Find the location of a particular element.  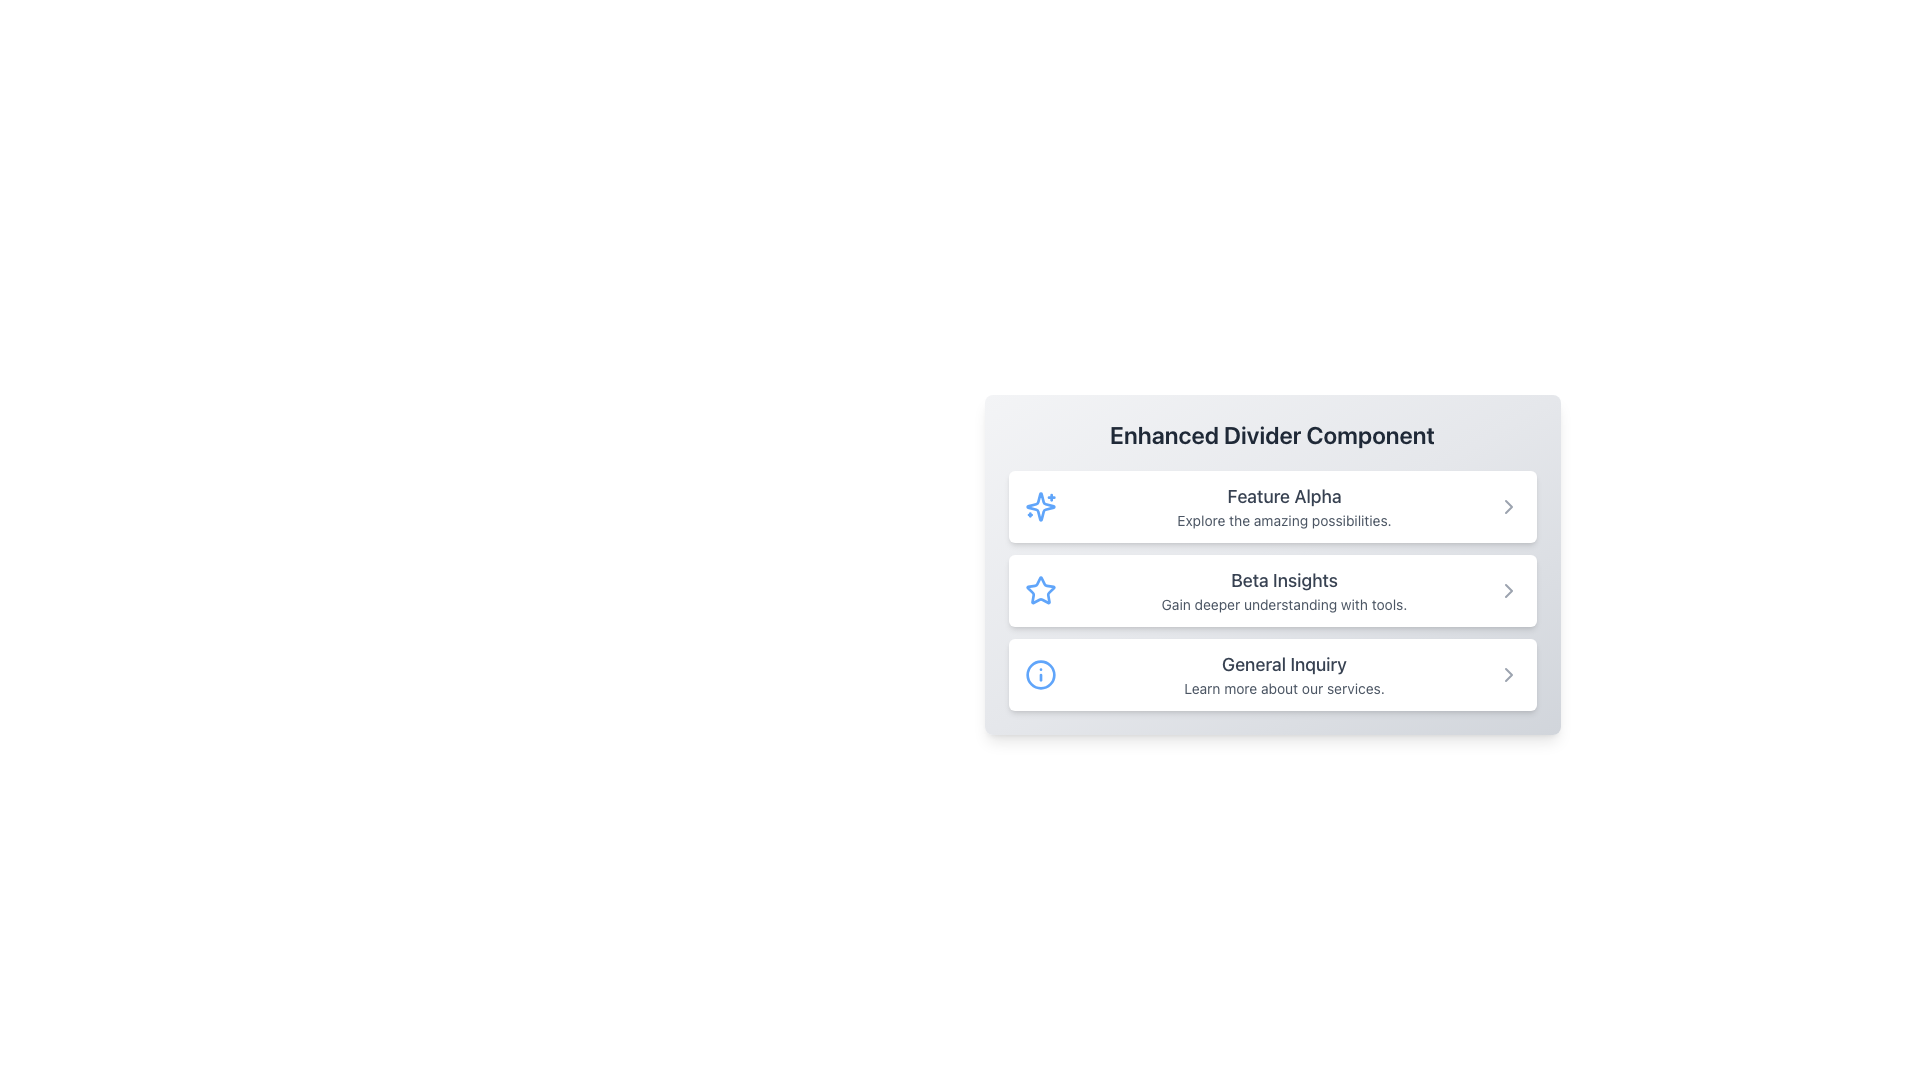

the chevron icon located at the rightmost part of the 'Feature Alpha' card is located at coordinates (1508, 505).